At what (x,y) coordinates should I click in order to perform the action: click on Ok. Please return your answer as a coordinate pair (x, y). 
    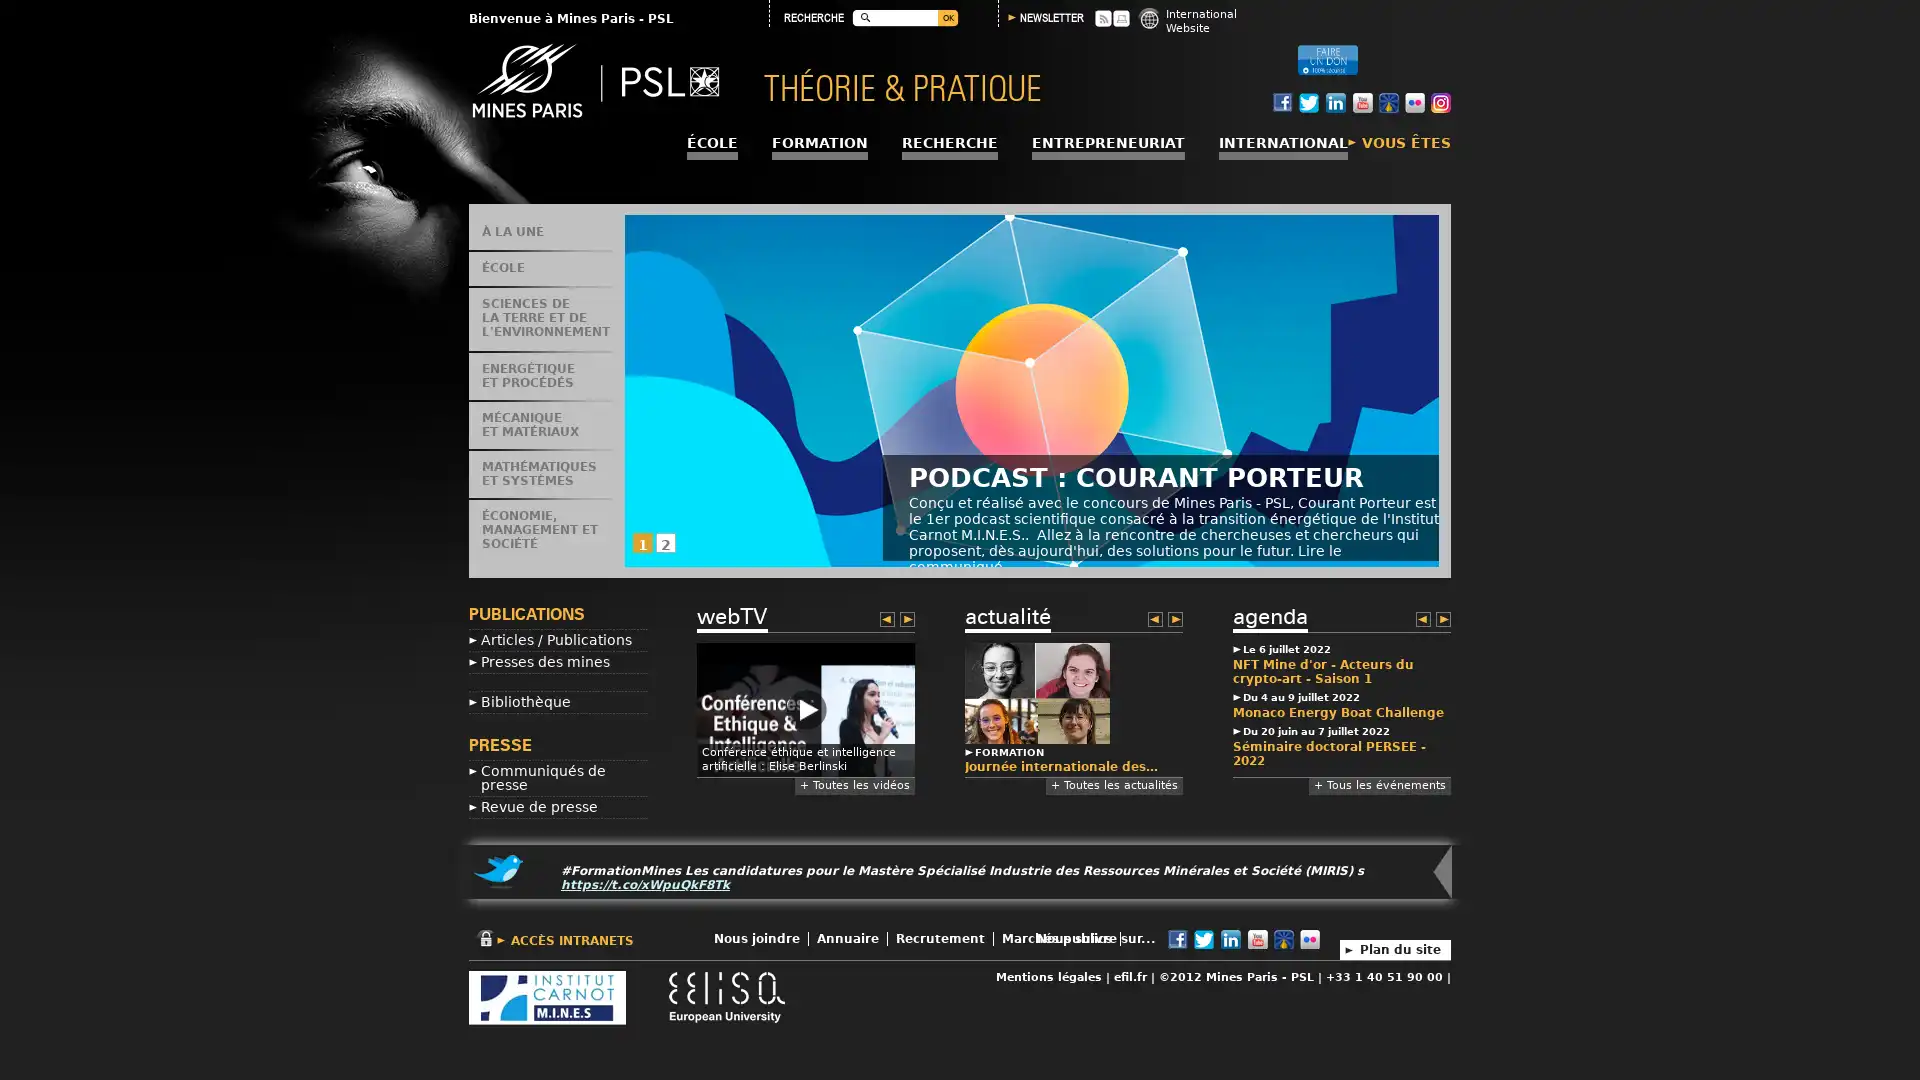
    Looking at the image, I should click on (947, 18).